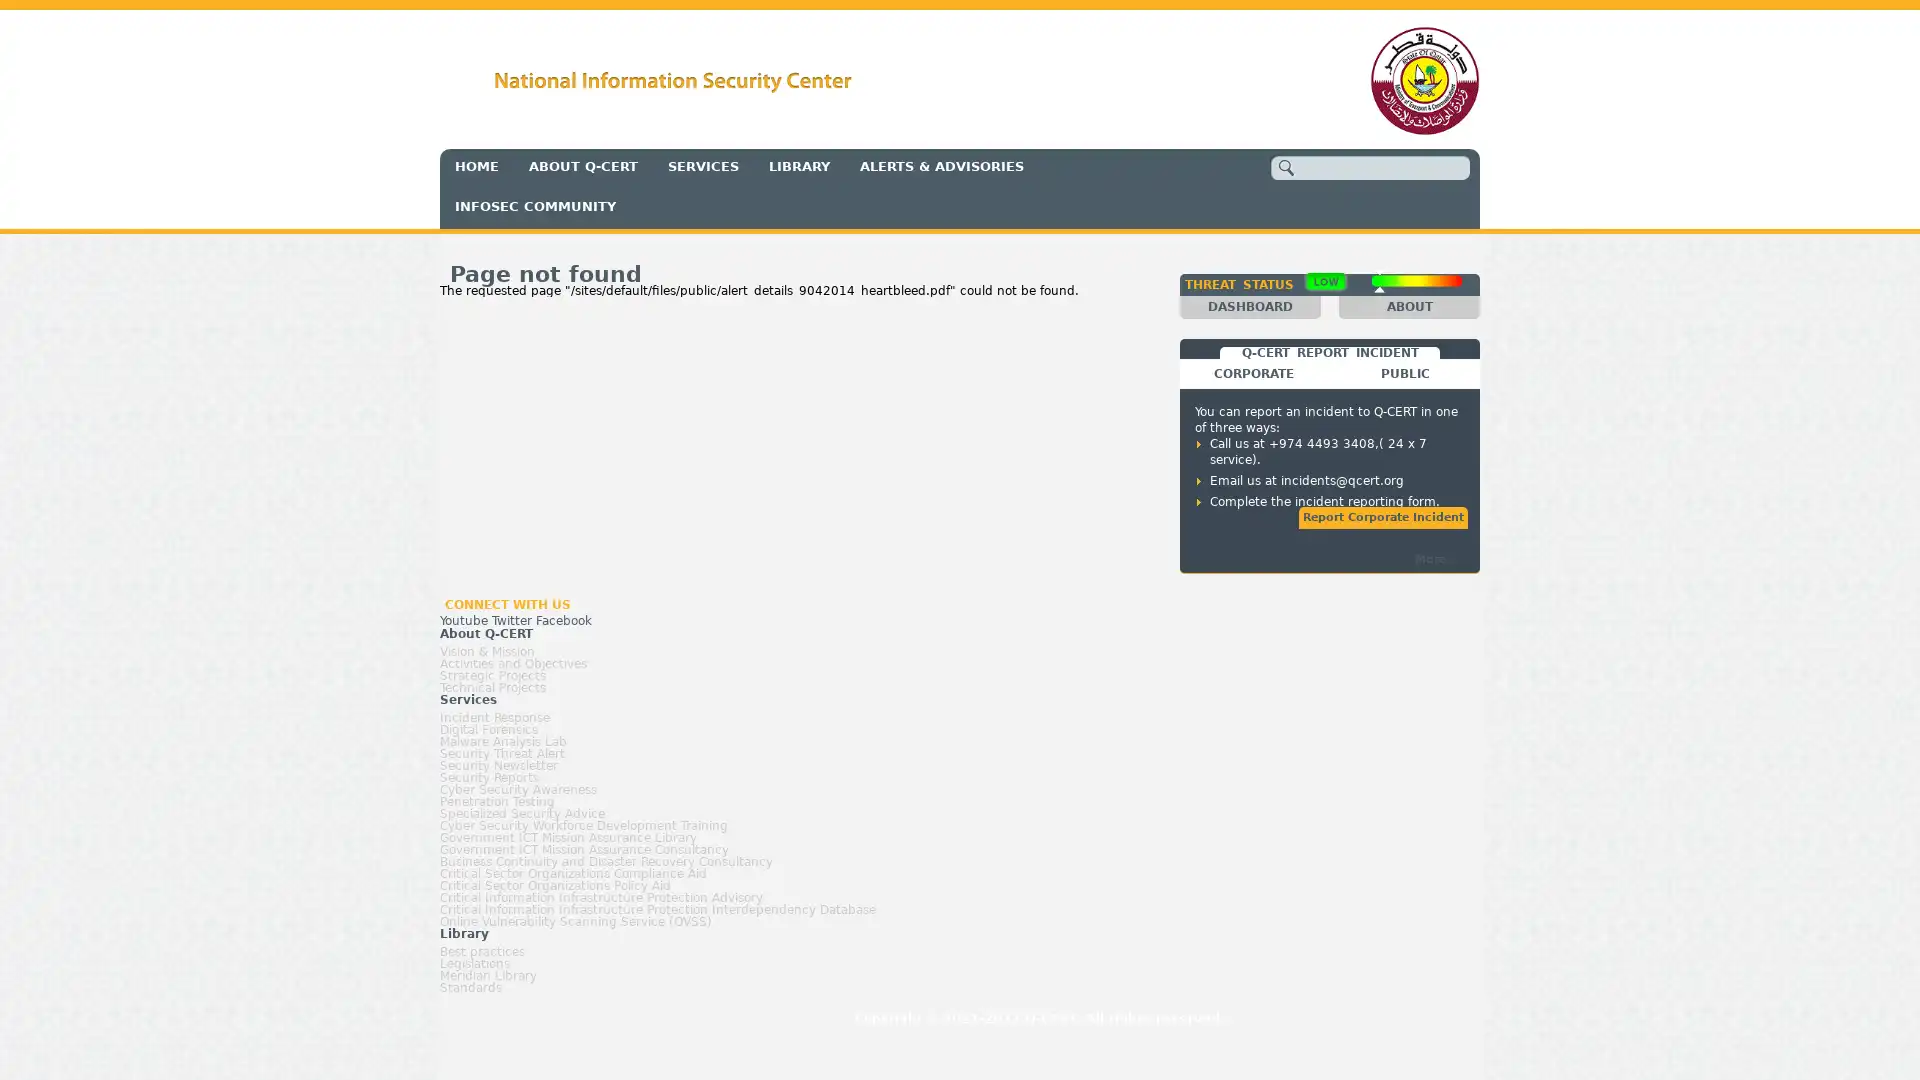  I want to click on Search, so click(1286, 166).